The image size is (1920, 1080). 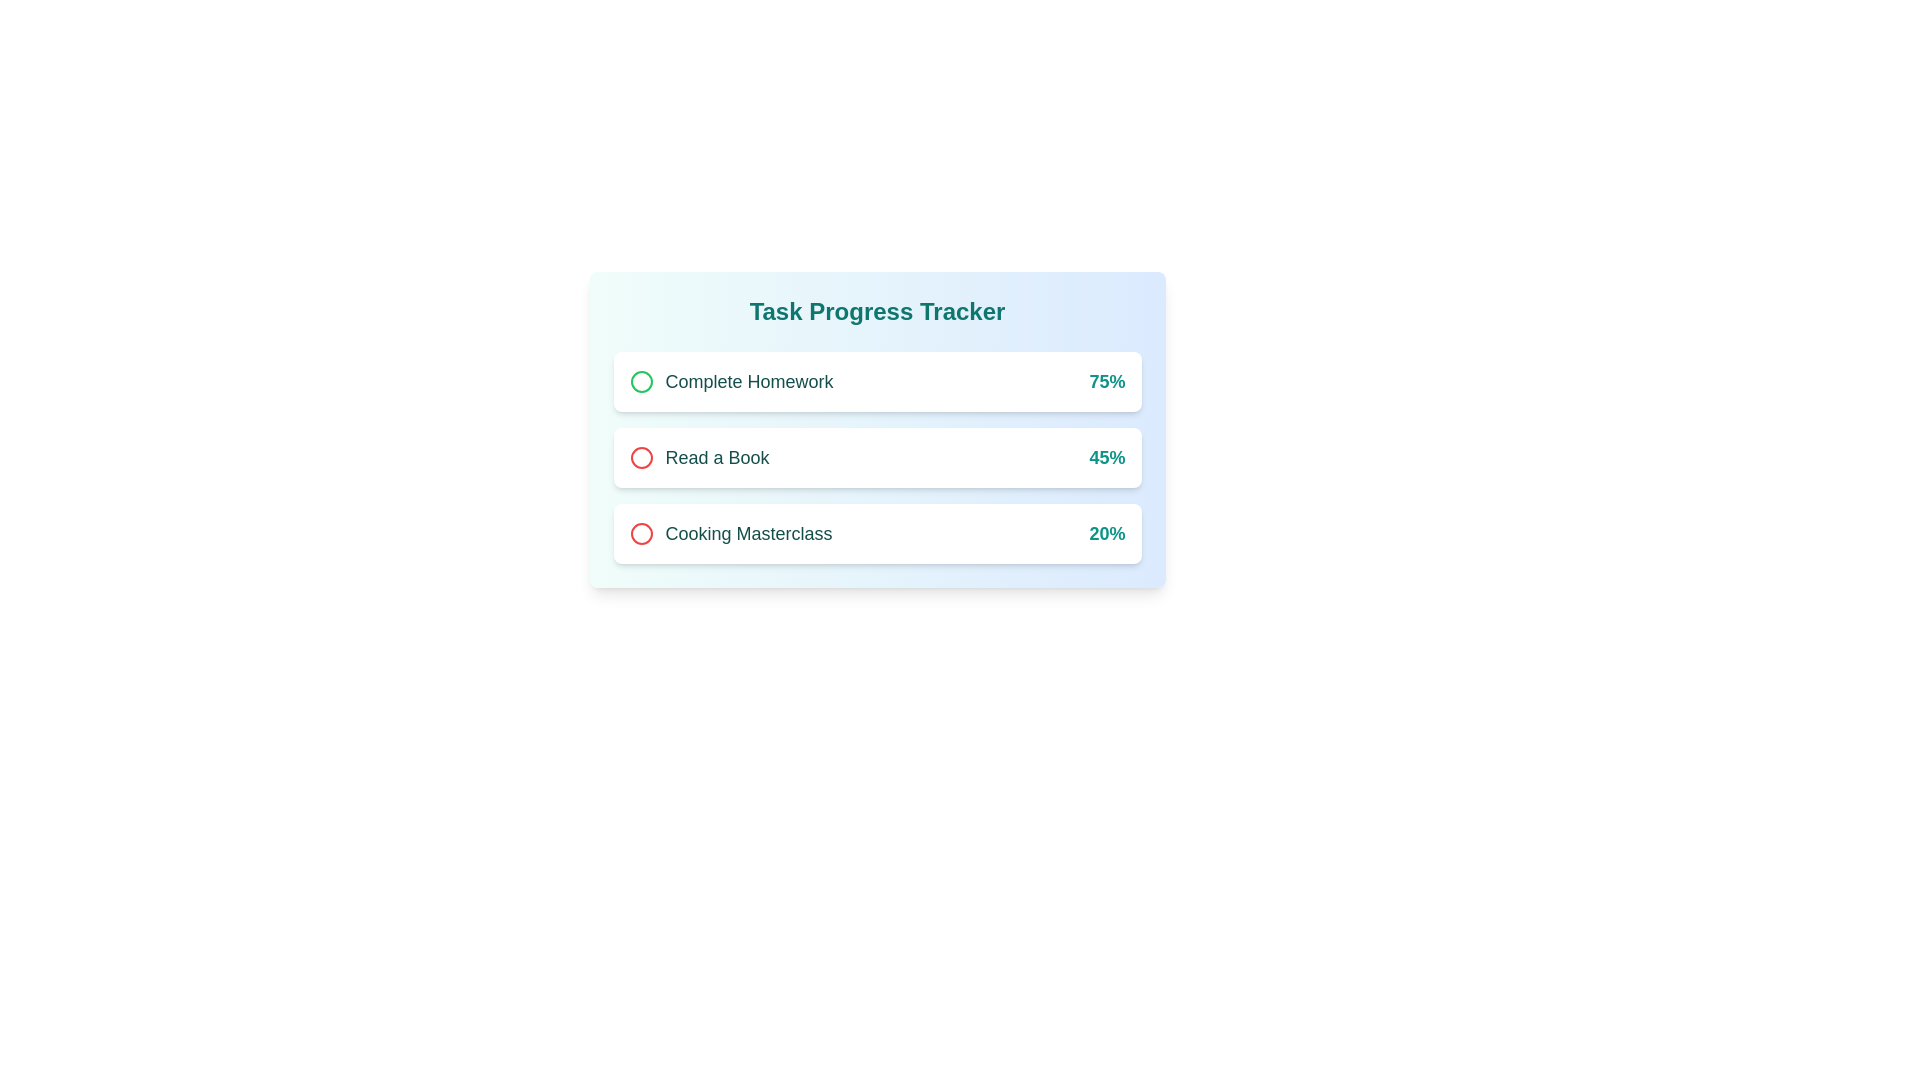 I want to click on the 'Read a Book' progress card, which displays the task details and completion percentage in the 'Task Progress Tracker', so click(x=877, y=458).